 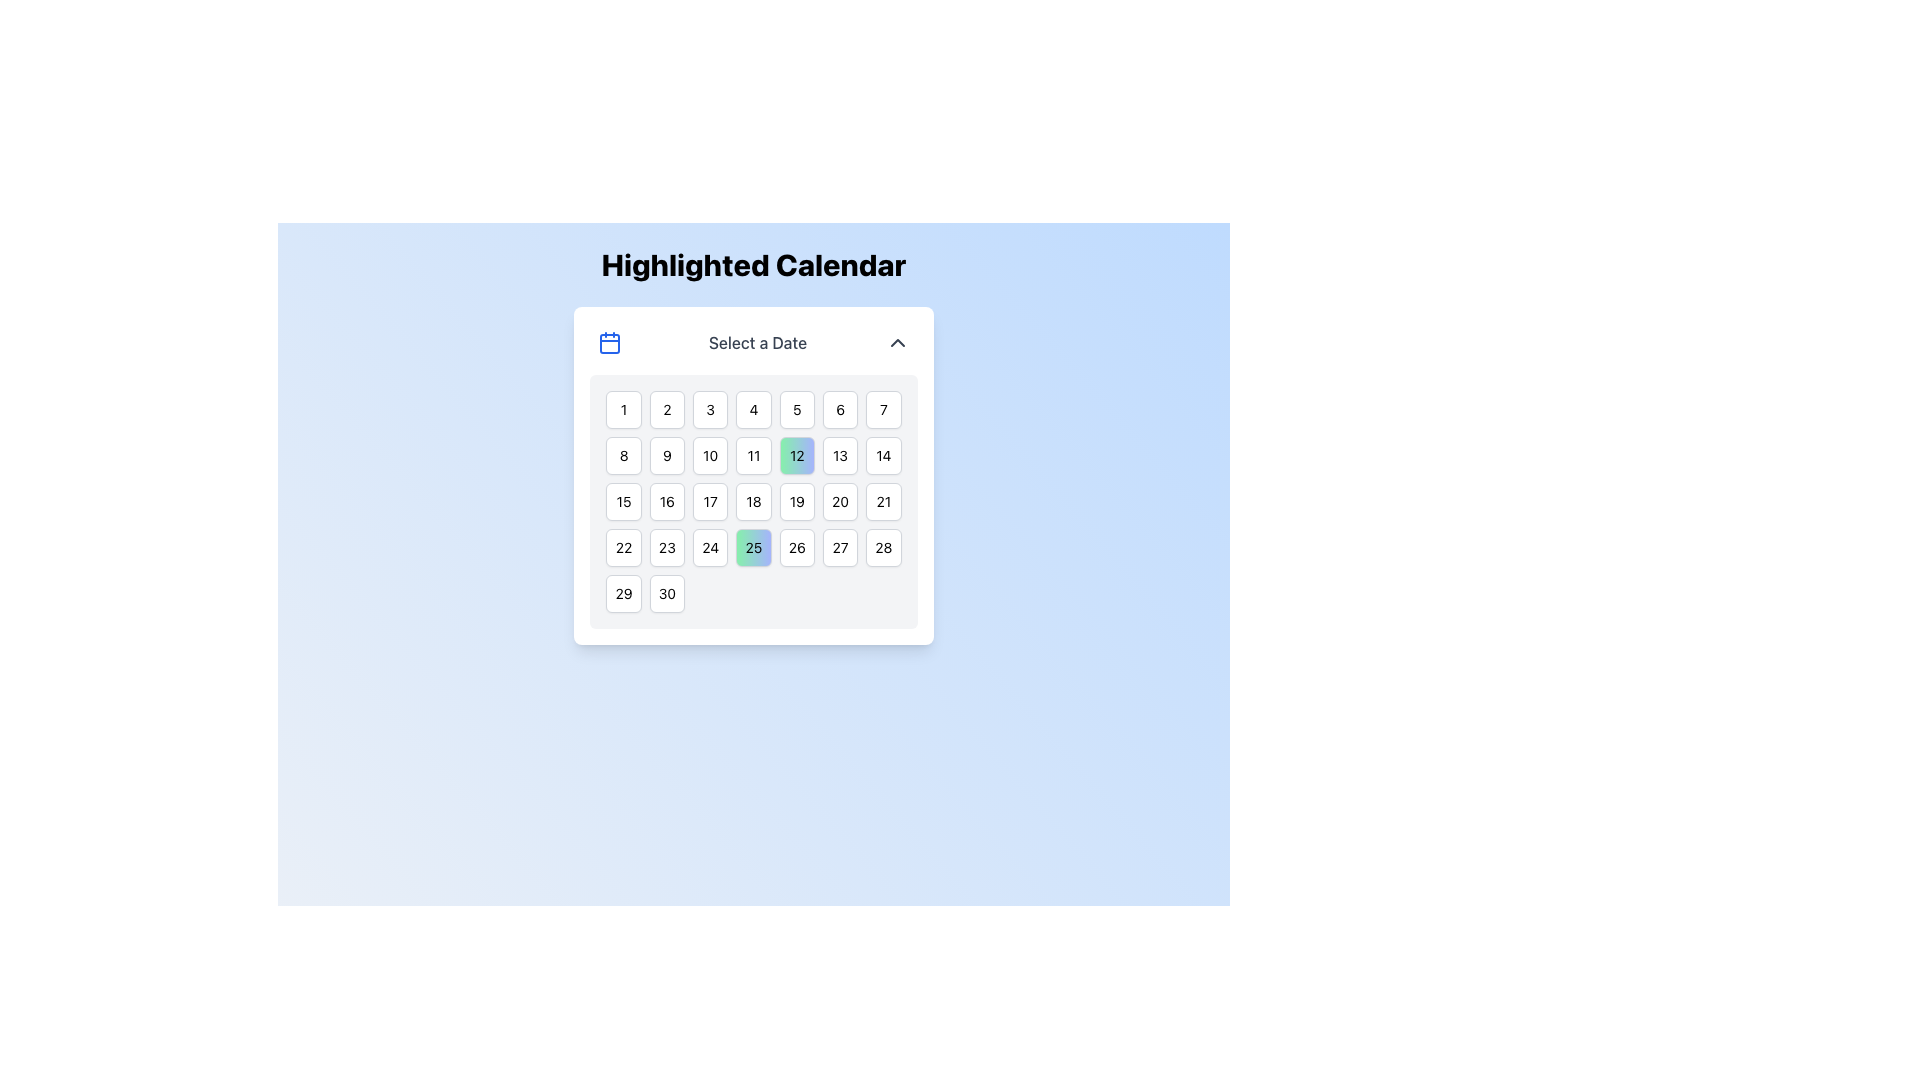 I want to click on the button representing the date '17' in the calendar grid, which has a white background and a thin gray border, so click(x=710, y=500).